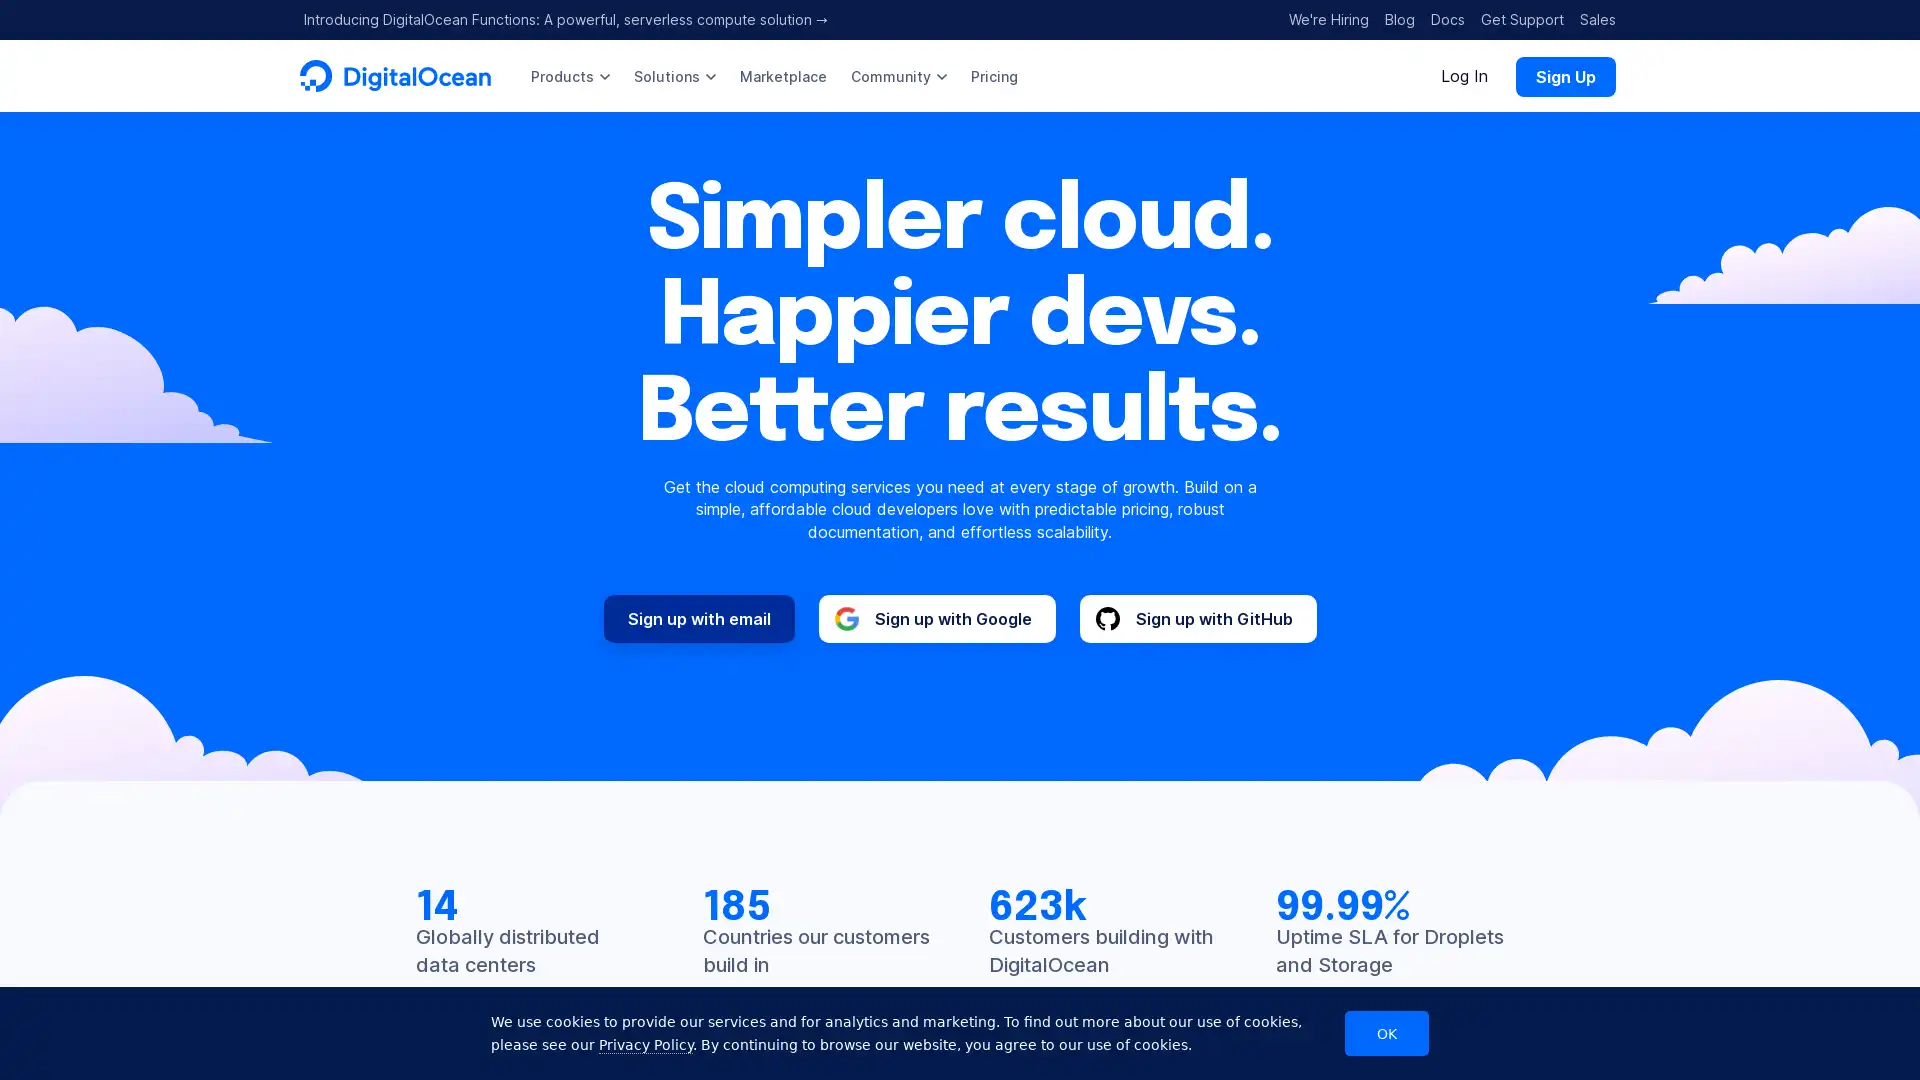 The image size is (1920, 1080). What do you see at coordinates (1564, 75) in the screenshot?
I see `Sign Up` at bounding box center [1564, 75].